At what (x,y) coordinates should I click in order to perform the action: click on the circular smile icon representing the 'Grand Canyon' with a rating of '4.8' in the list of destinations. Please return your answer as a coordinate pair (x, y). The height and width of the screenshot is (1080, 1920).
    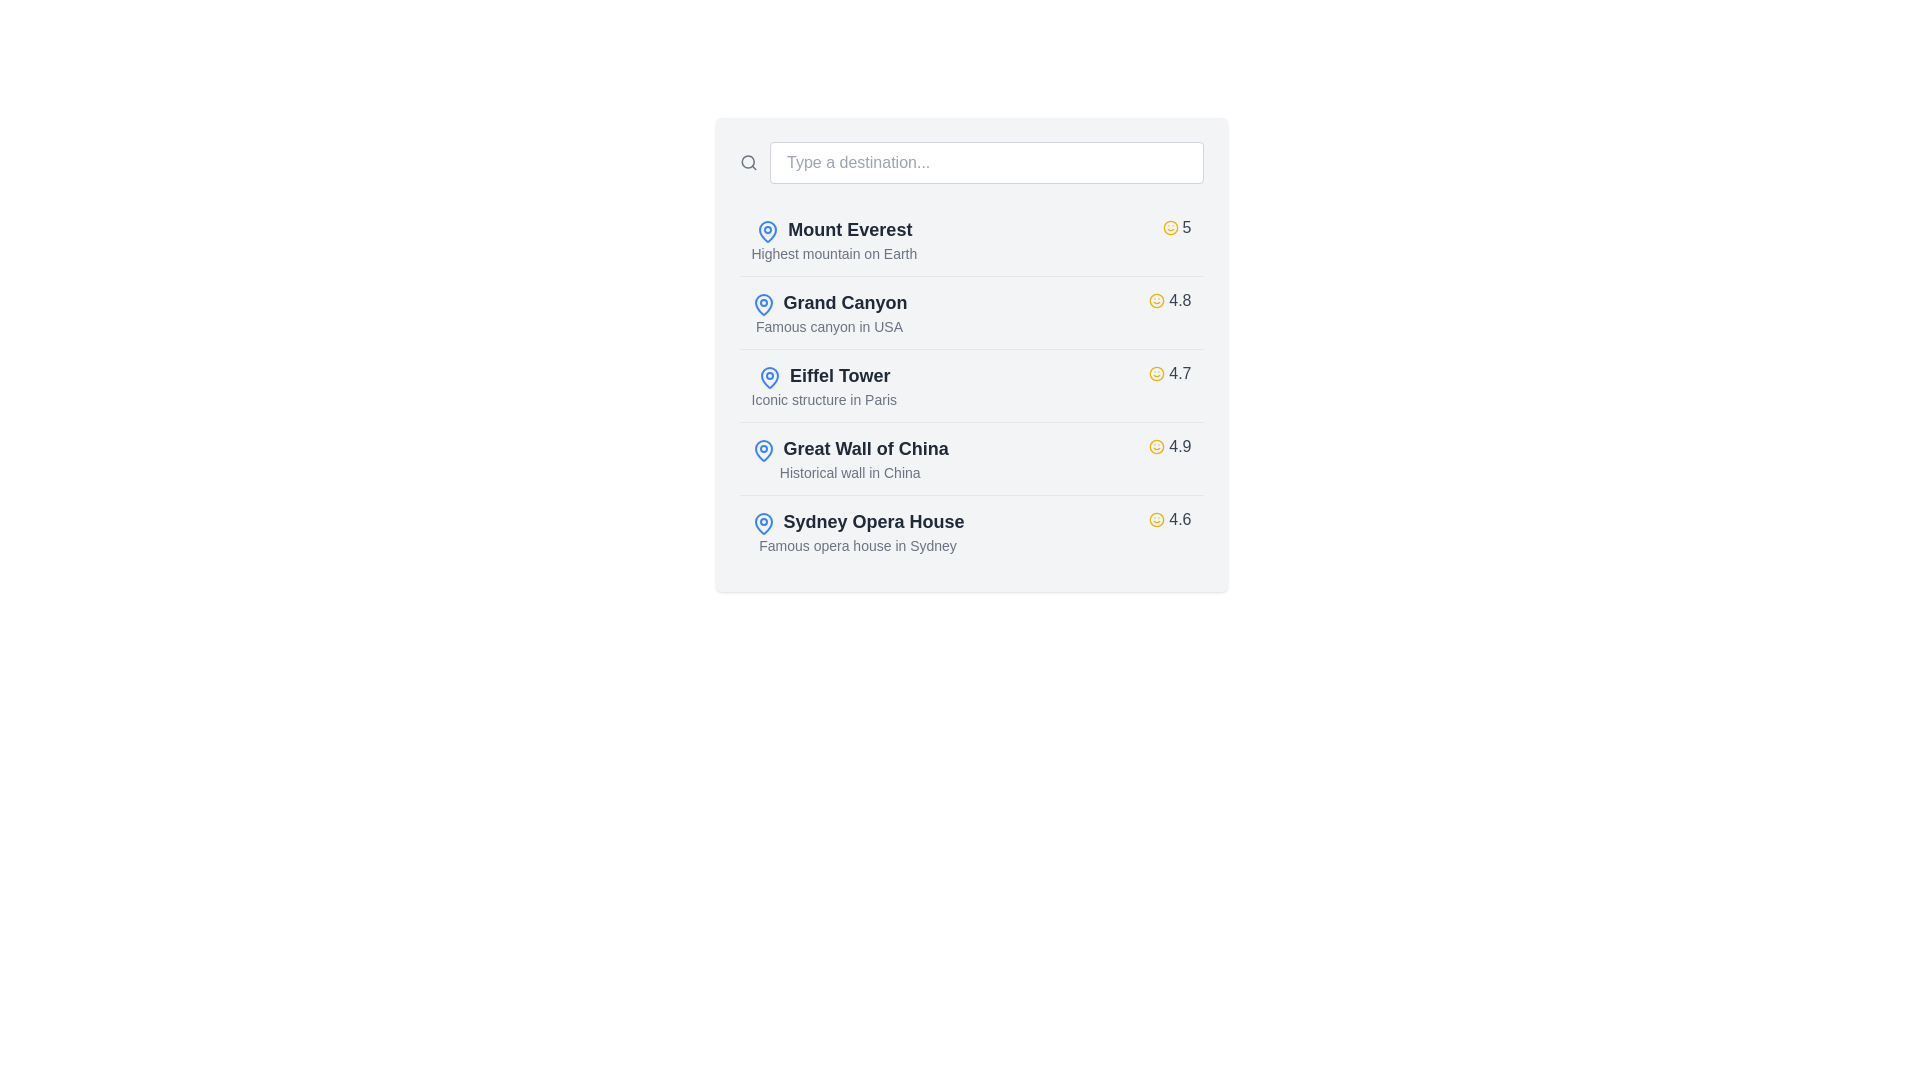
    Looking at the image, I should click on (1157, 300).